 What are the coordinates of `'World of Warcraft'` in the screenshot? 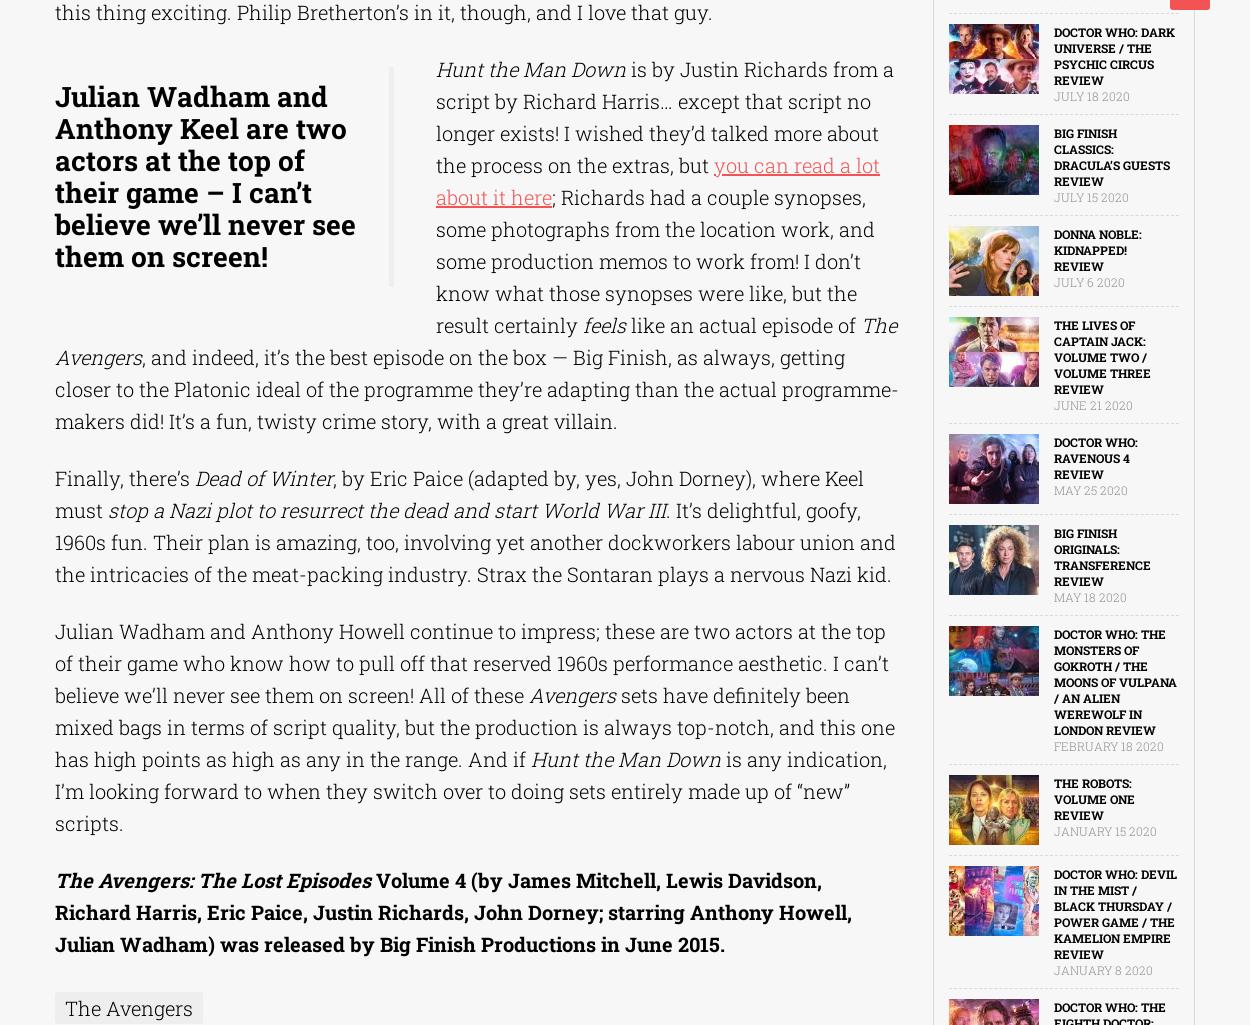 It's located at (36, 152).